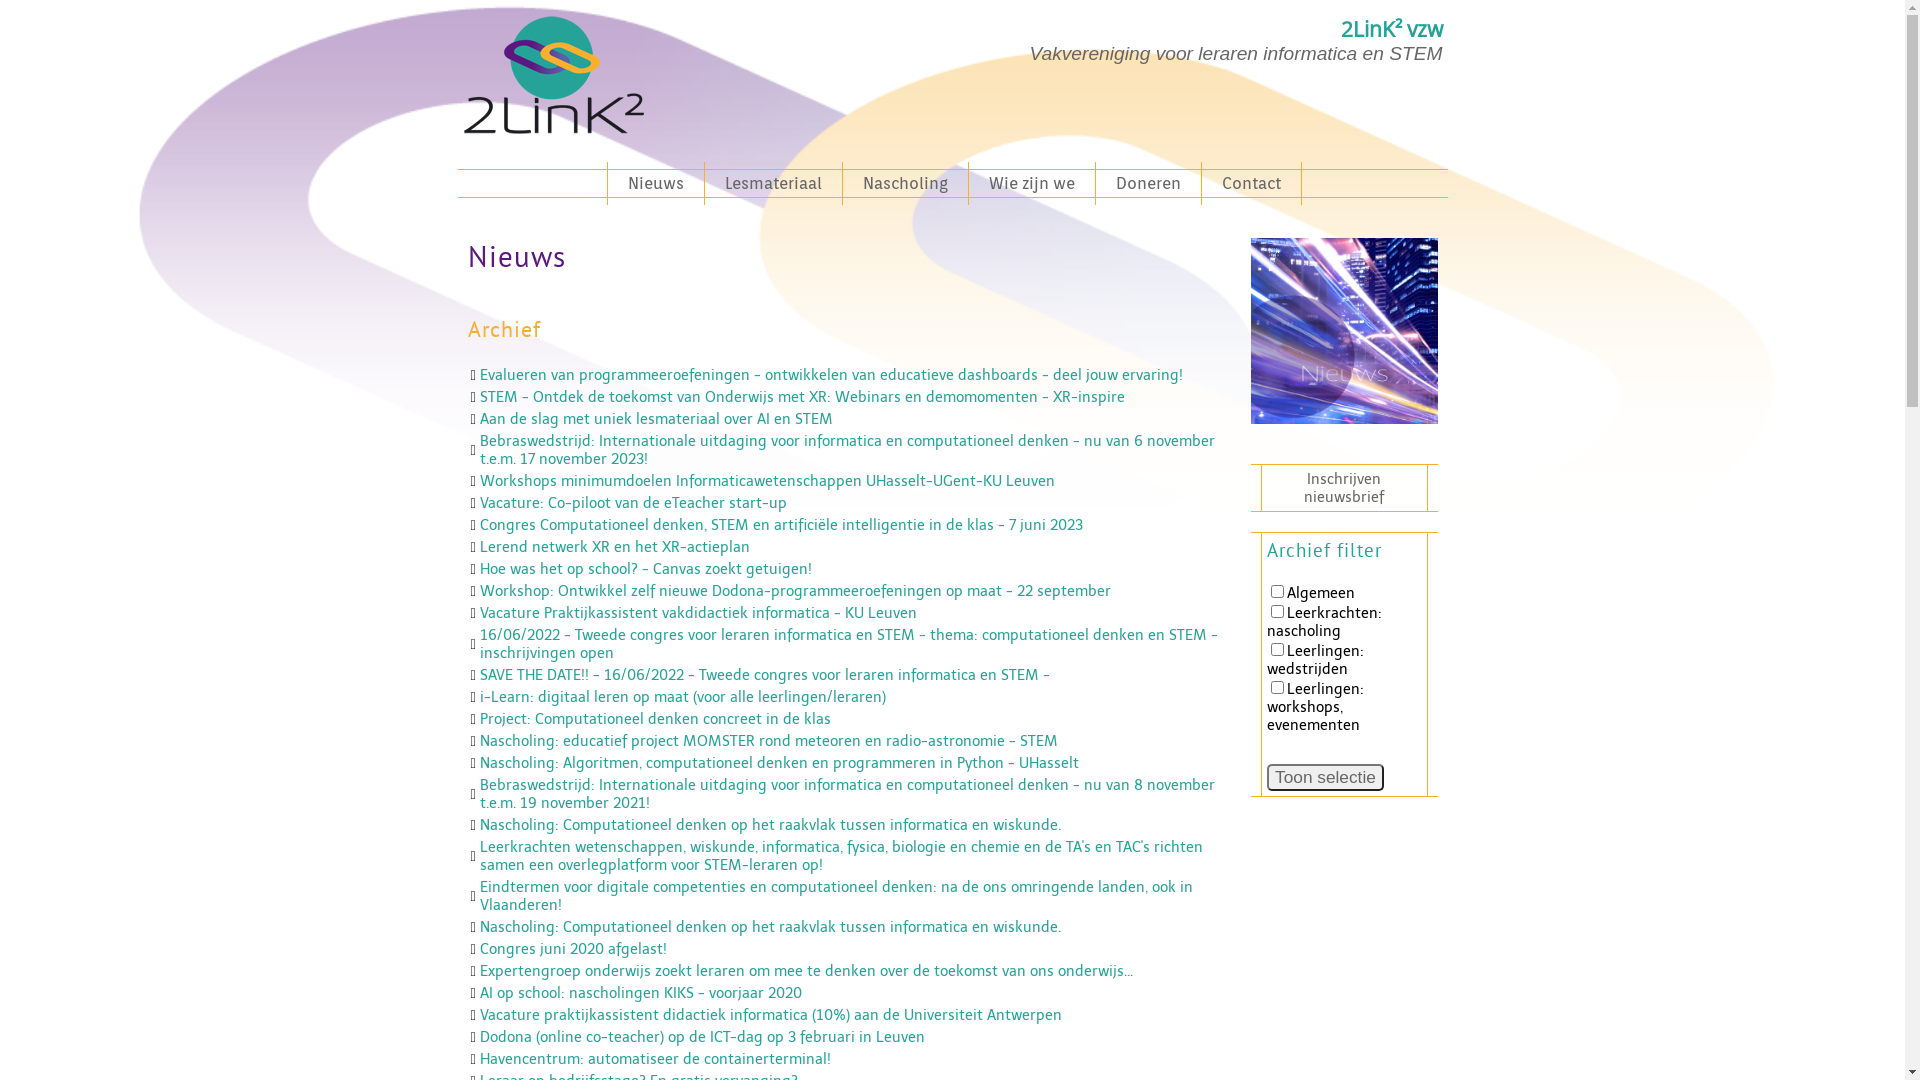 The image size is (1920, 1080). Describe the element at coordinates (641, 992) in the screenshot. I see `'AI op school: nascholingen KIKS - voorjaar 2020'` at that location.